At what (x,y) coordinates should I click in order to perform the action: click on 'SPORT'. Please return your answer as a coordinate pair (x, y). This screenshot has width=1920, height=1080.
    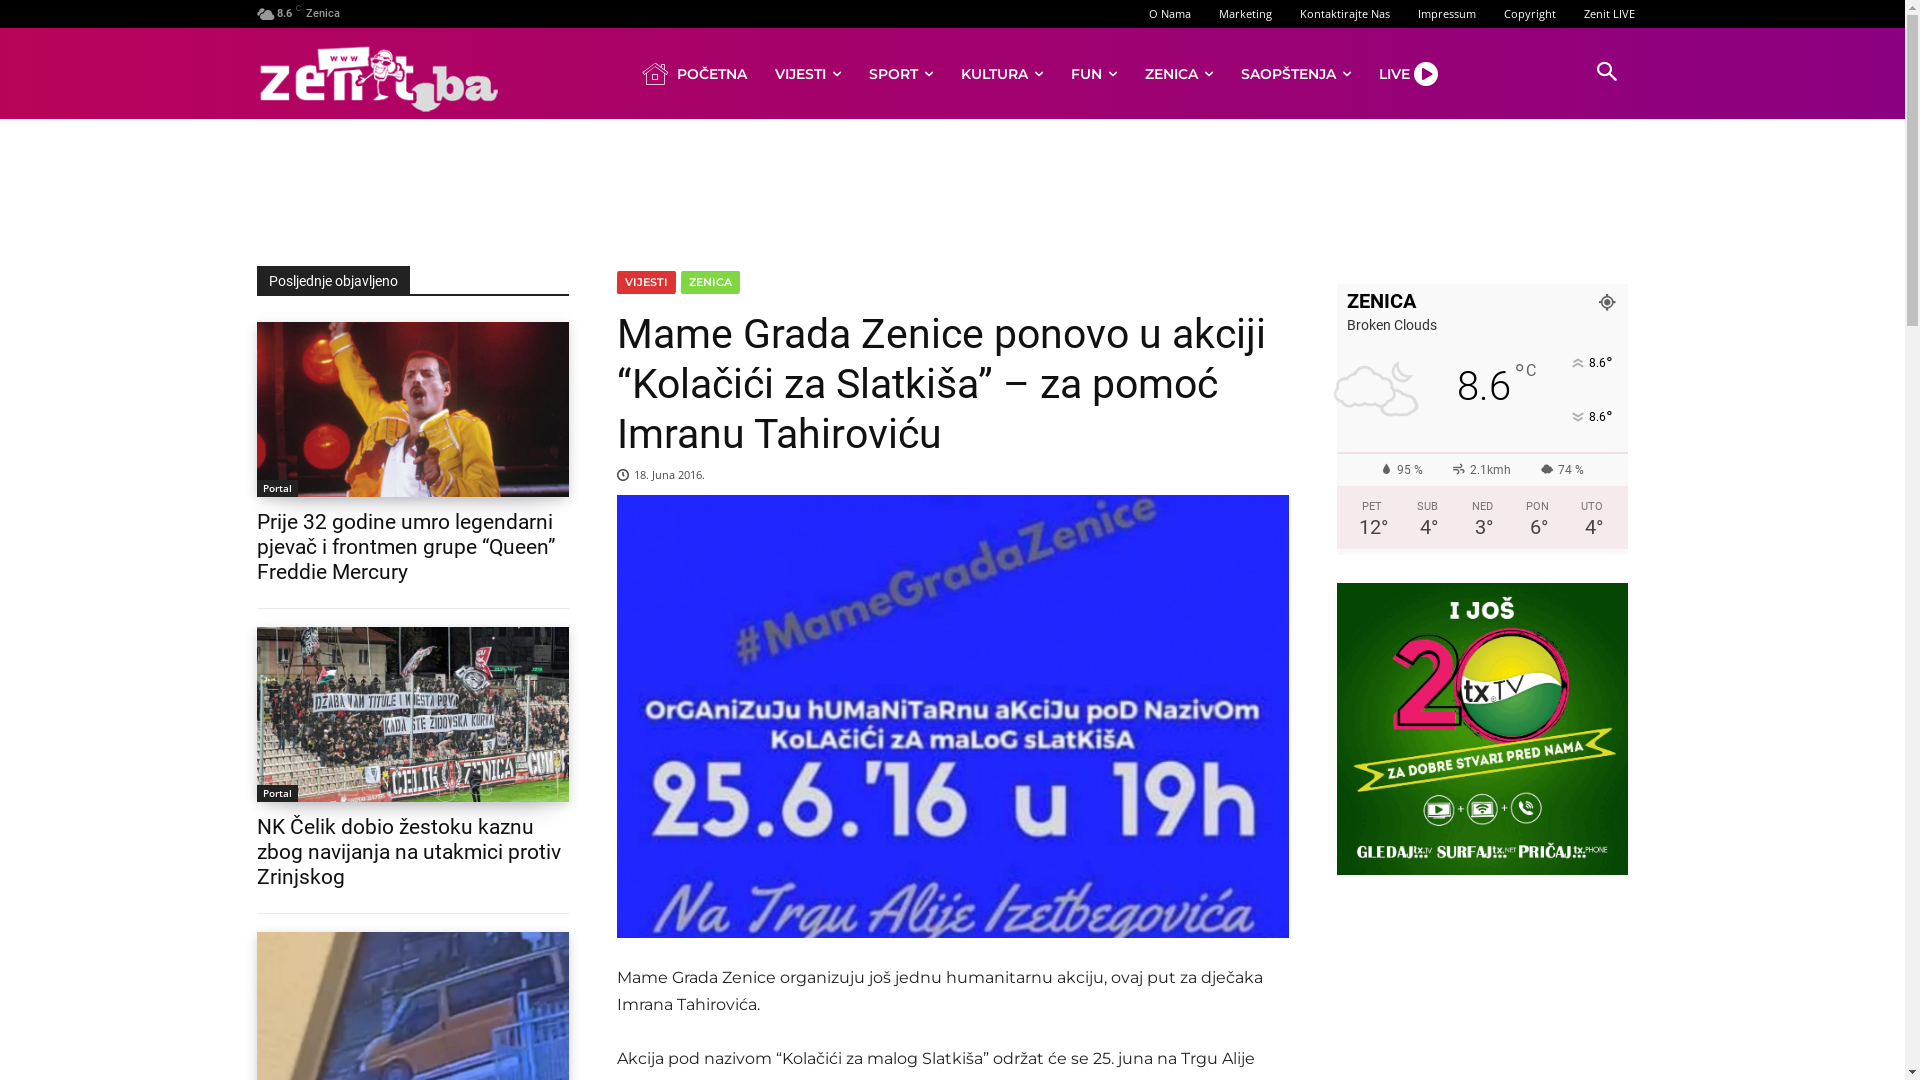
    Looking at the image, I should click on (854, 72).